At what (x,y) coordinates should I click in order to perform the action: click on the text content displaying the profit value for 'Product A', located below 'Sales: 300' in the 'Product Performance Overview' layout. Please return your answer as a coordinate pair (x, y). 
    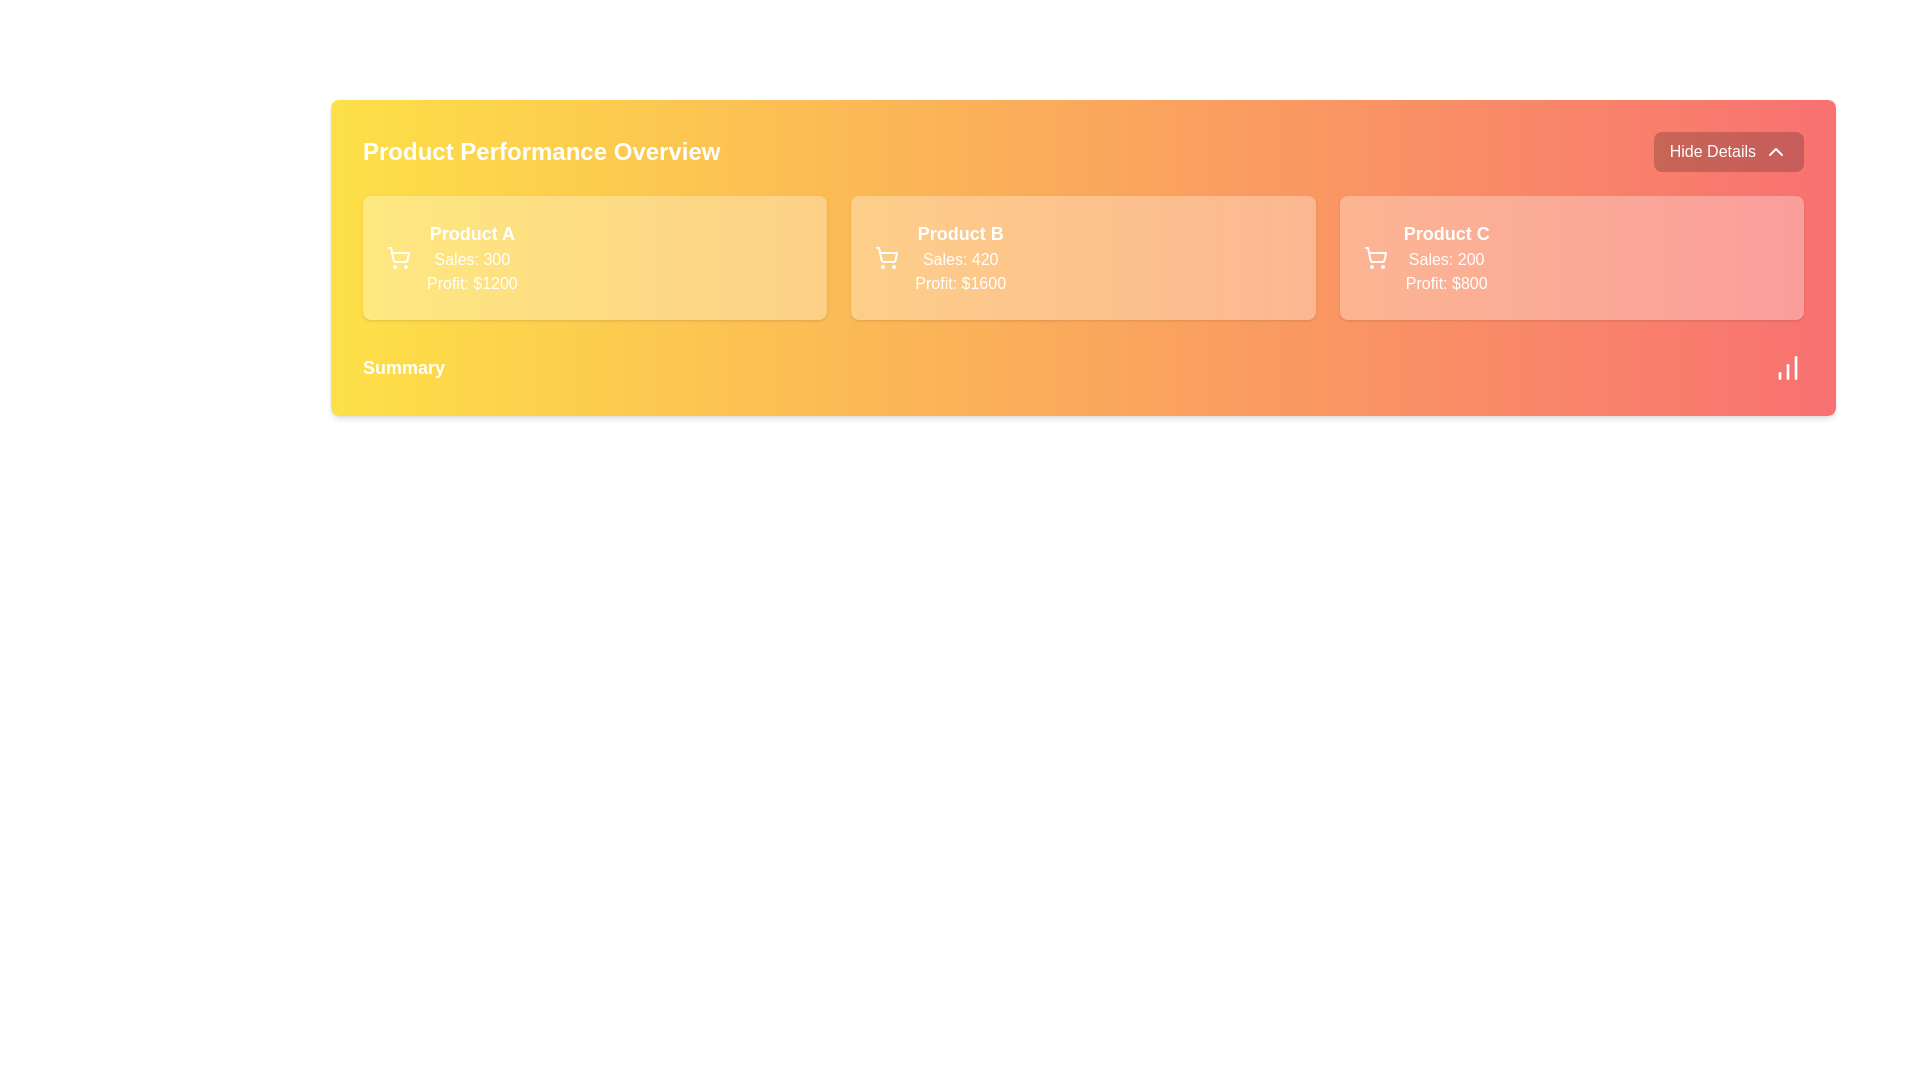
    Looking at the image, I should click on (471, 284).